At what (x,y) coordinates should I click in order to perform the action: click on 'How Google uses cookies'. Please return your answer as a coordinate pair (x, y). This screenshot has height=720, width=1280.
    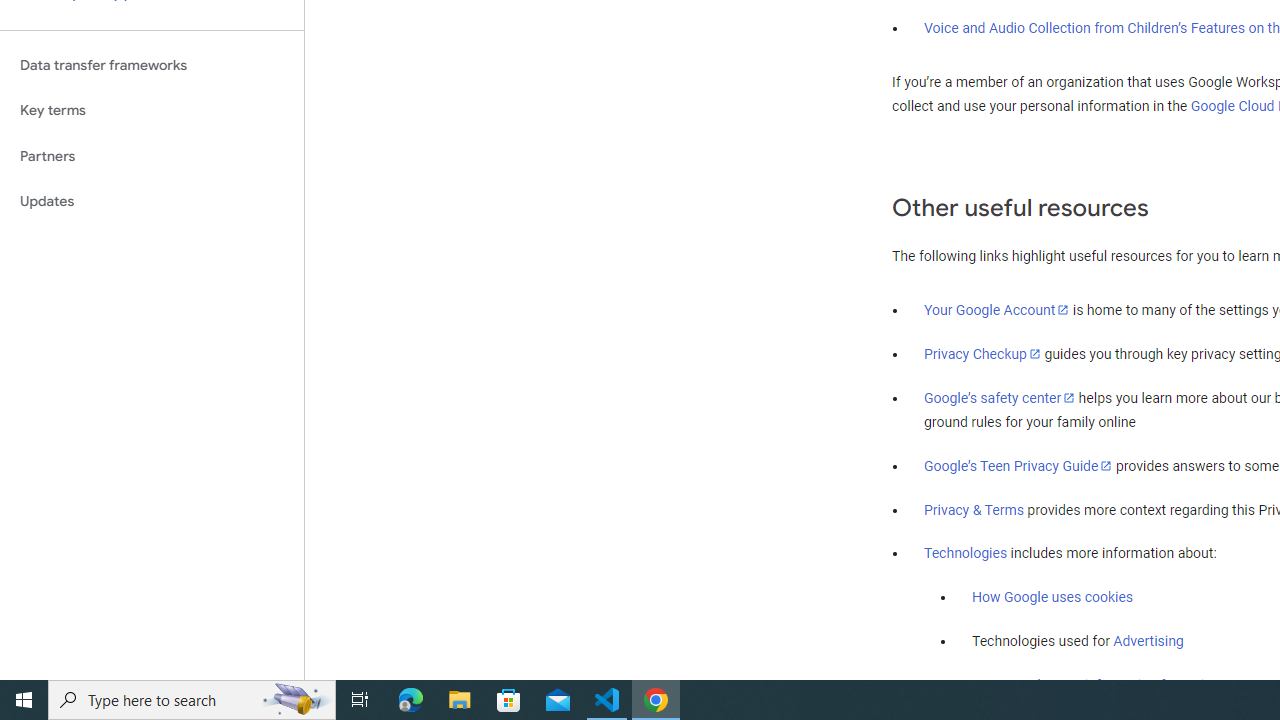
    Looking at the image, I should click on (1051, 596).